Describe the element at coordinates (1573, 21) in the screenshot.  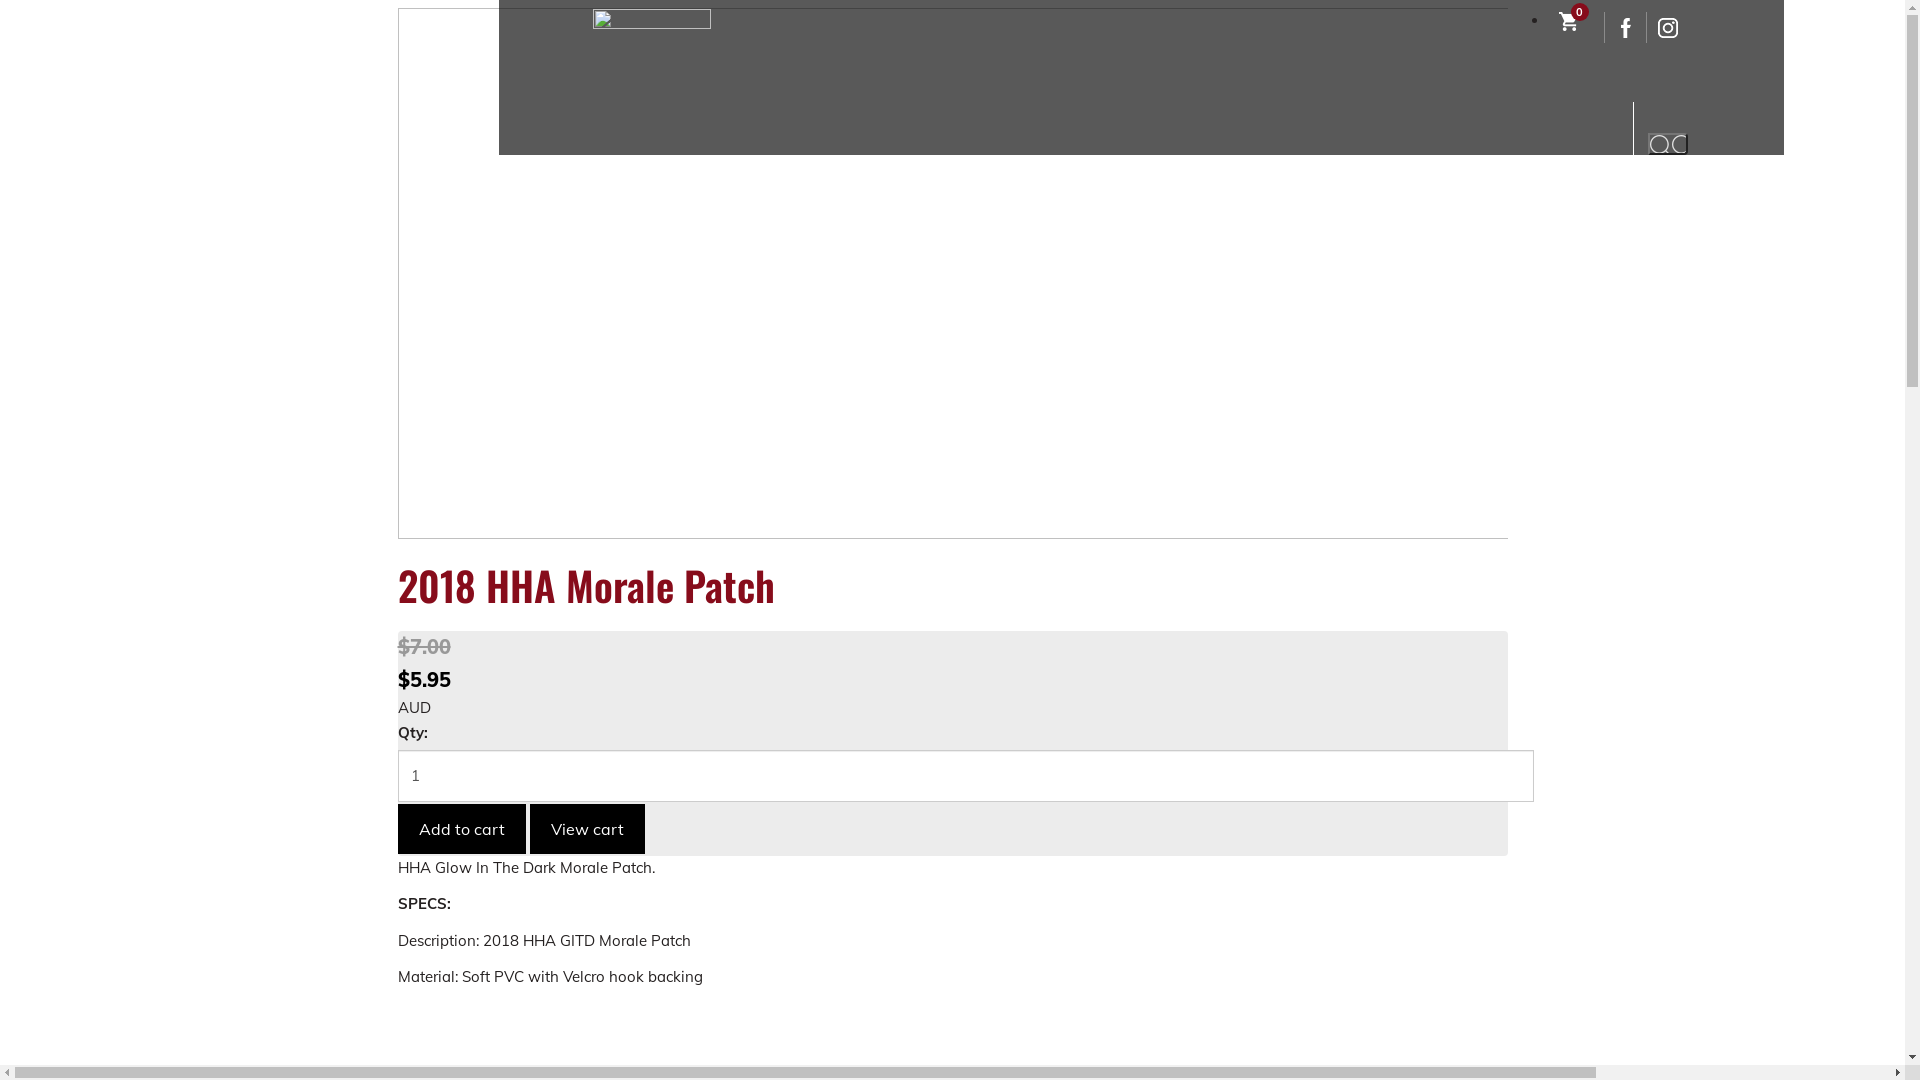
I see `'0'` at that location.